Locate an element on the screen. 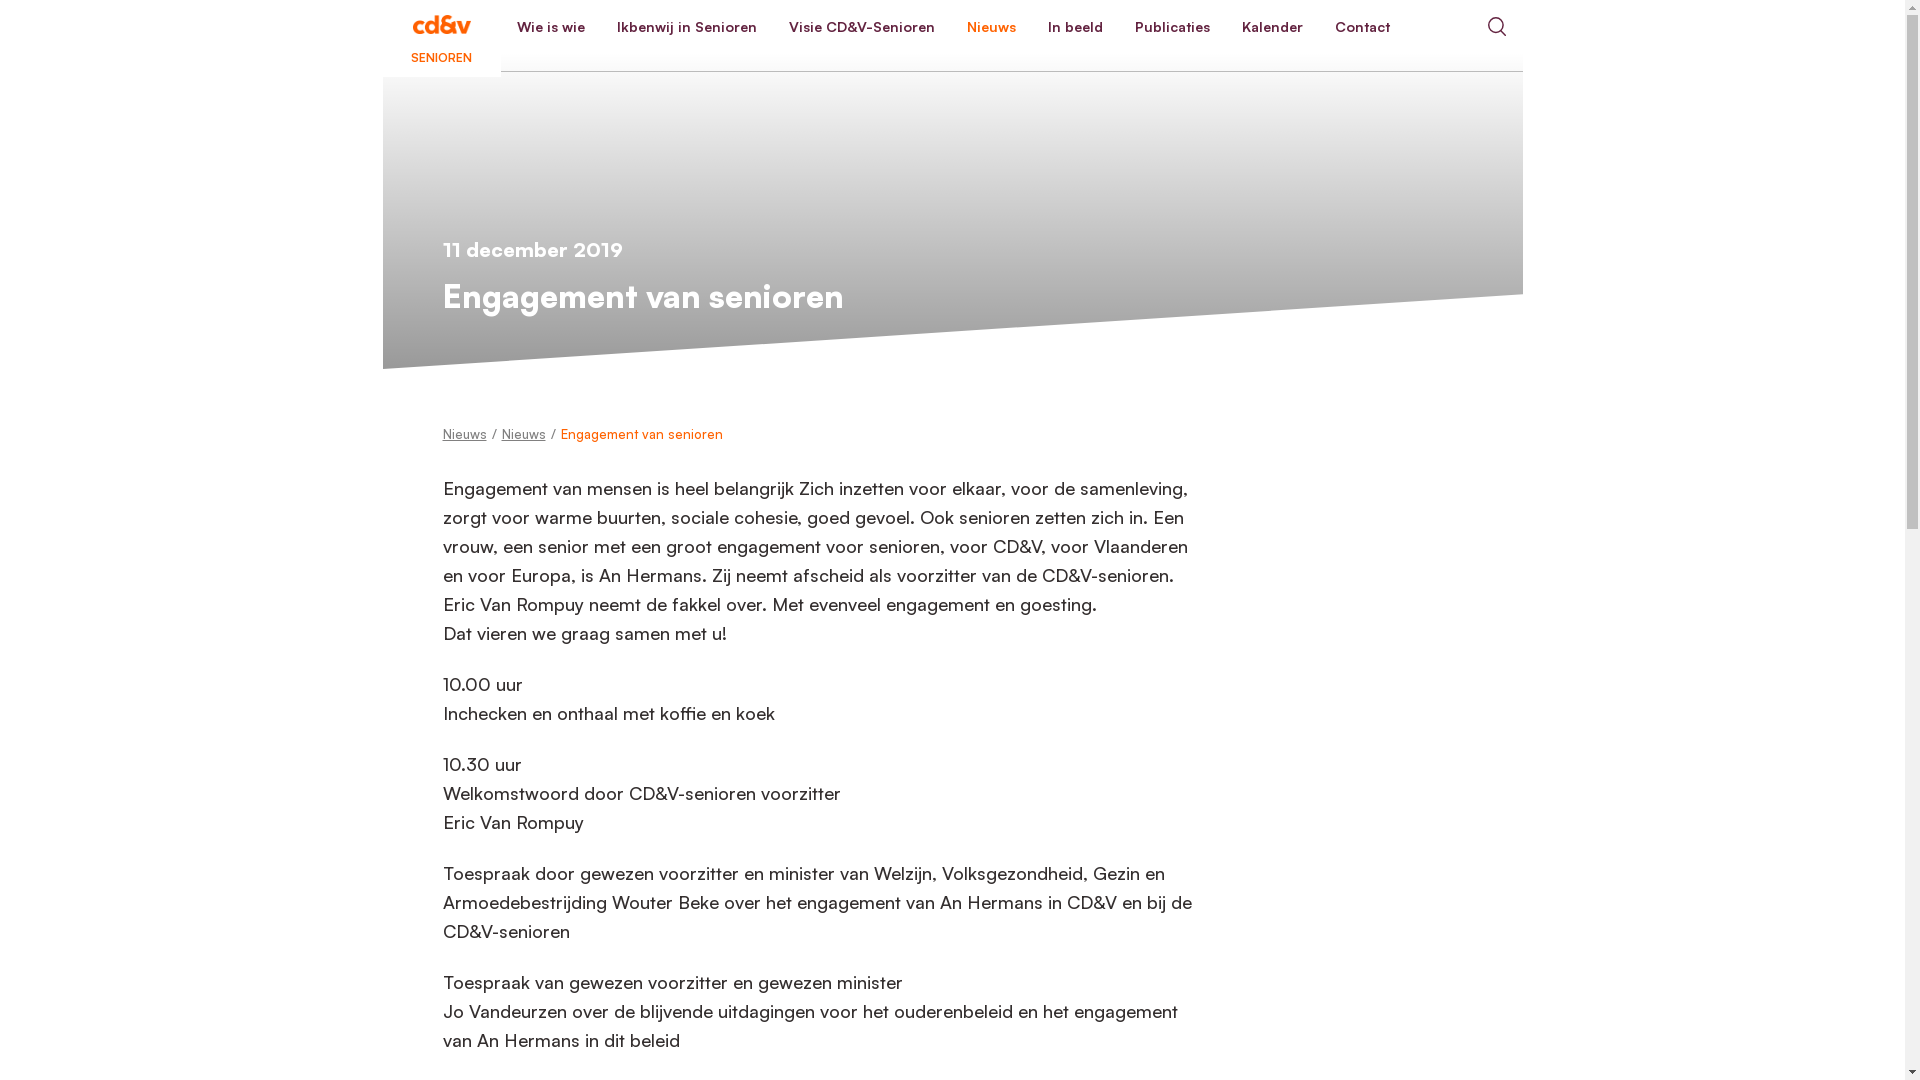 Image resolution: width=1920 pixels, height=1080 pixels. 'Publicaties' is located at coordinates (1171, 27).